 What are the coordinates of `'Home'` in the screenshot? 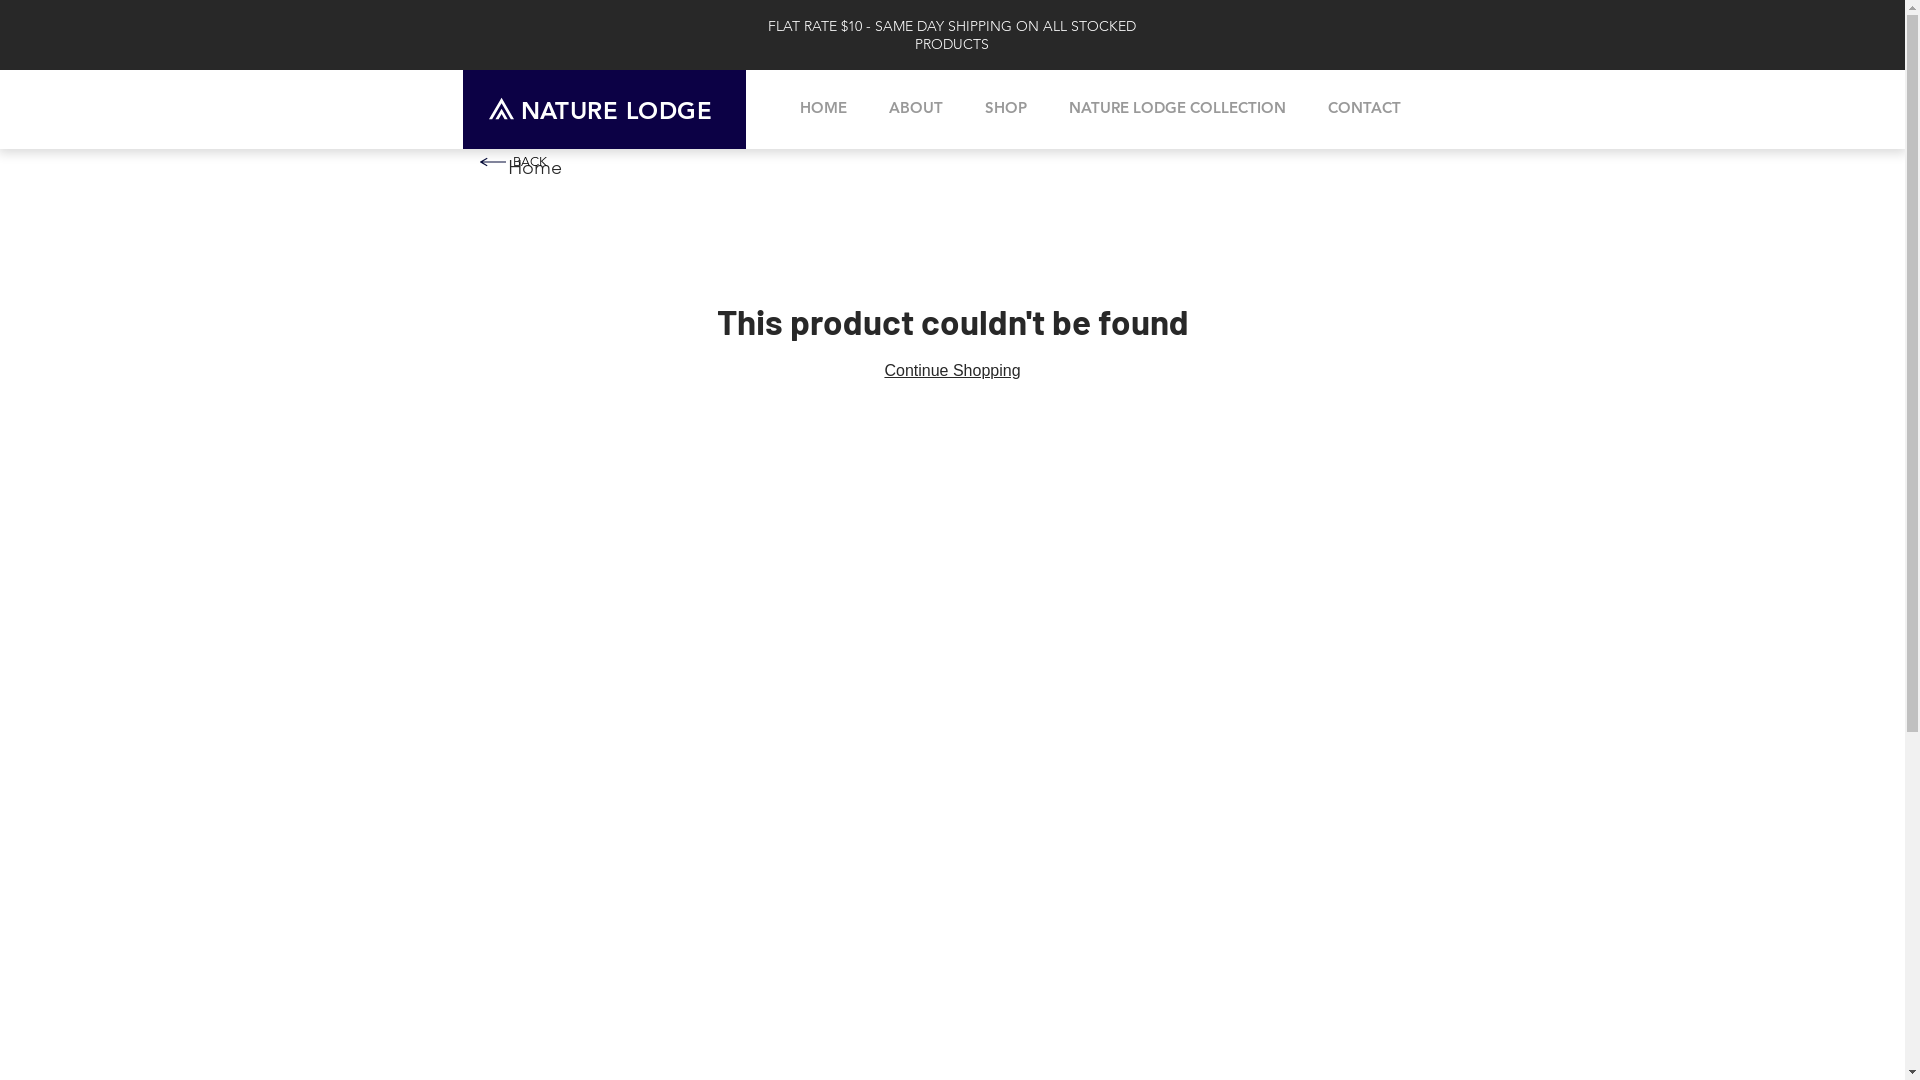 It's located at (534, 165).